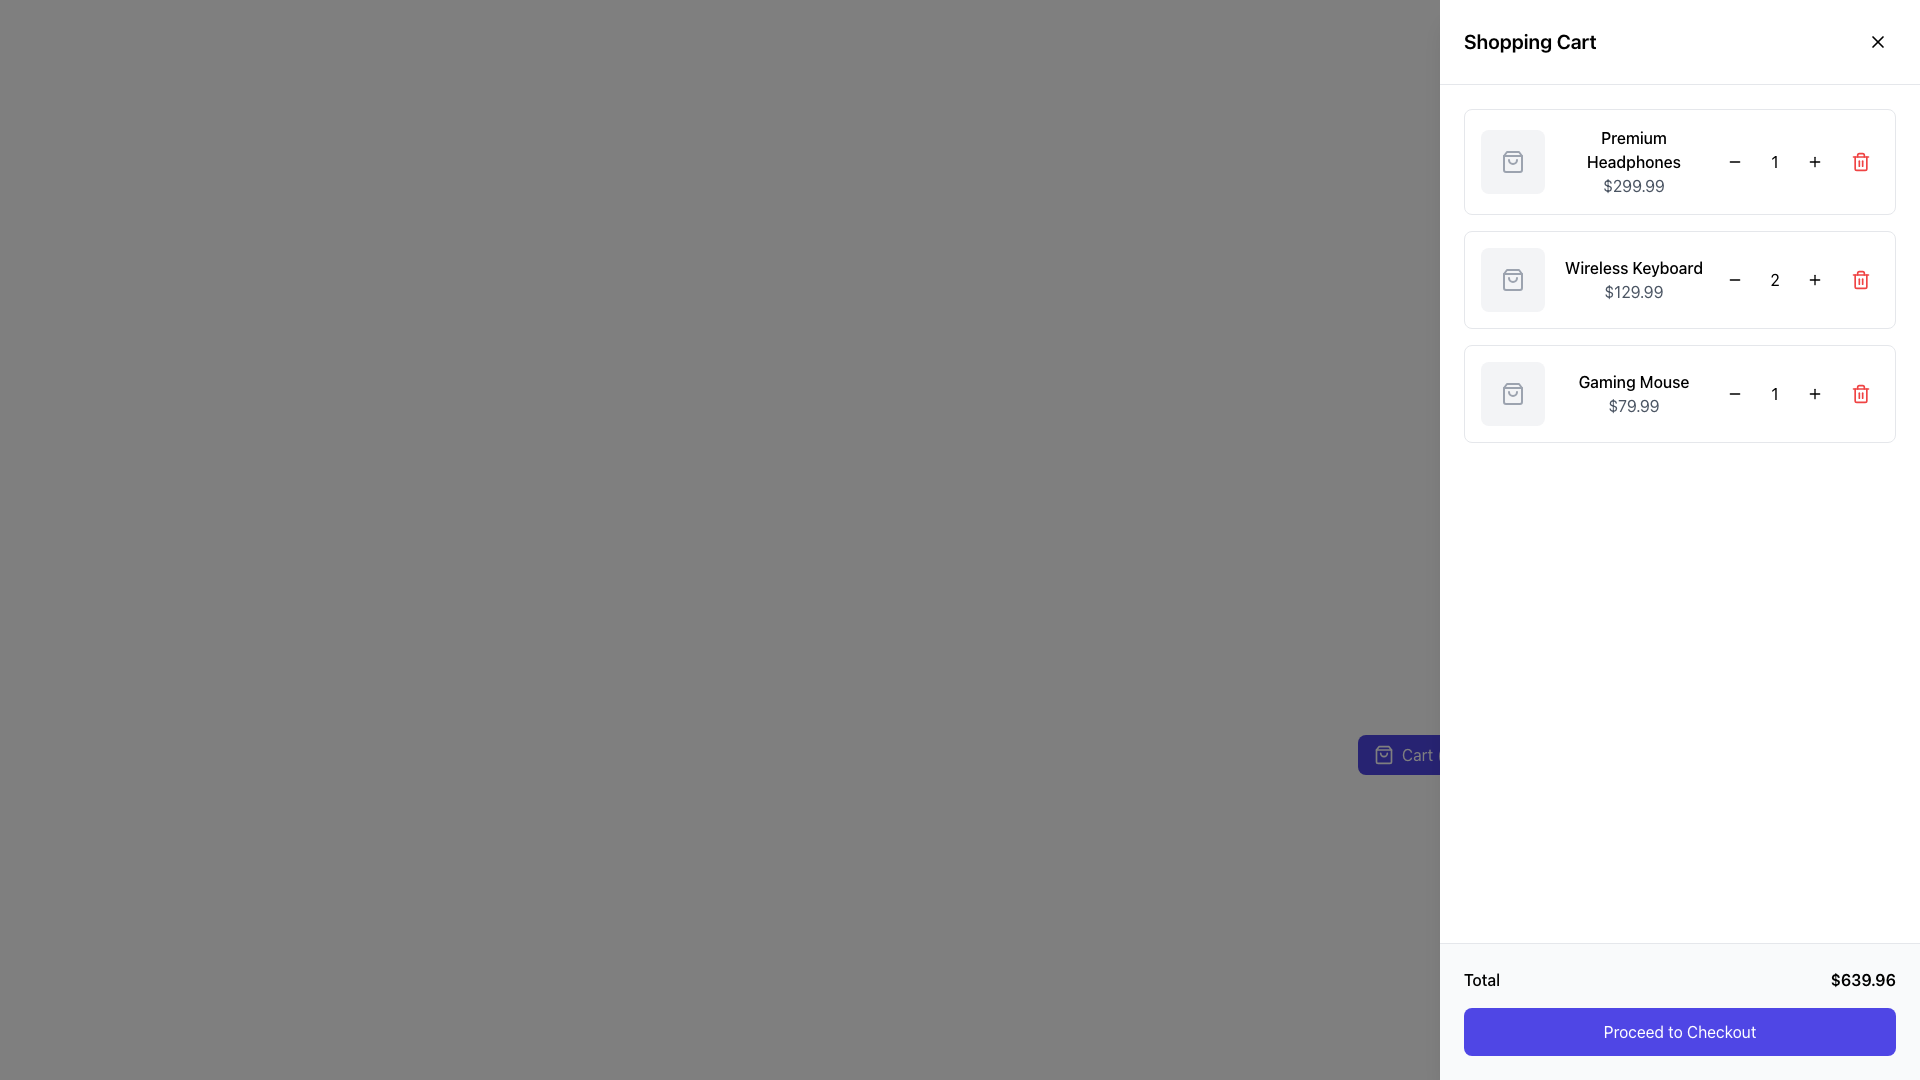  I want to click on the 'Shopping Cart' text label, which is a bold and large font title positioned at the top of the shopping cart interface, so click(1529, 42).